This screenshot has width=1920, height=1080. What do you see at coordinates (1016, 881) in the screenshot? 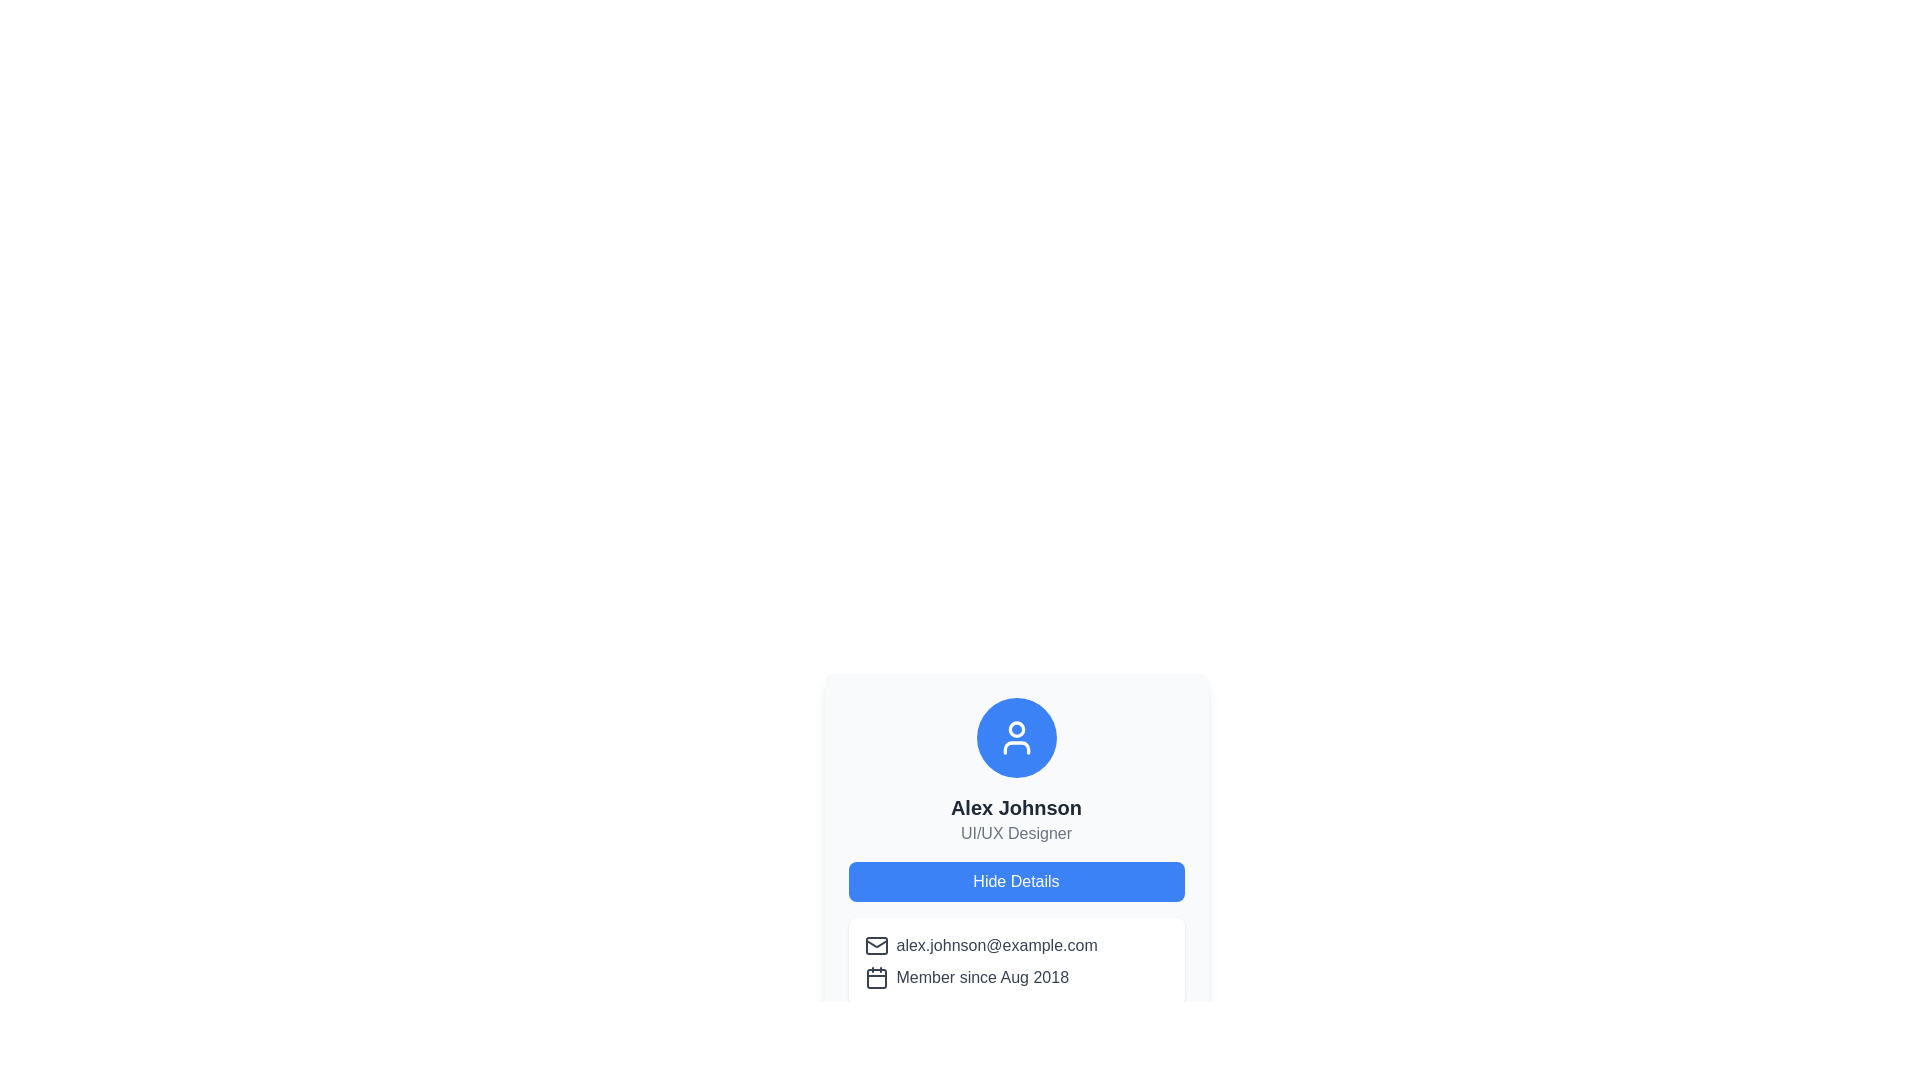
I see `the button that toggles the visibility of the additional details section within the card to change its background color` at bounding box center [1016, 881].